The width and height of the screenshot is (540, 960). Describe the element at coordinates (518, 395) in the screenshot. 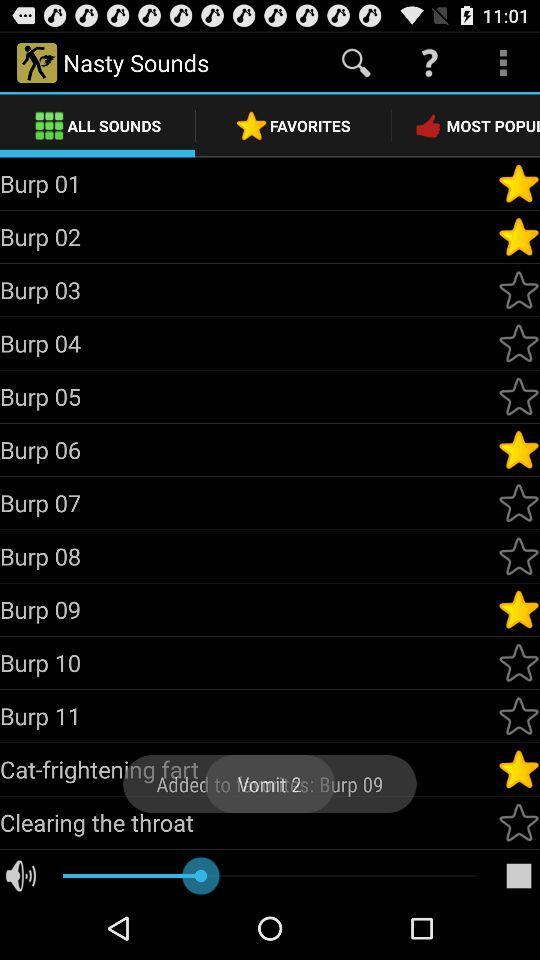

I see `burp05 to favorites` at that location.